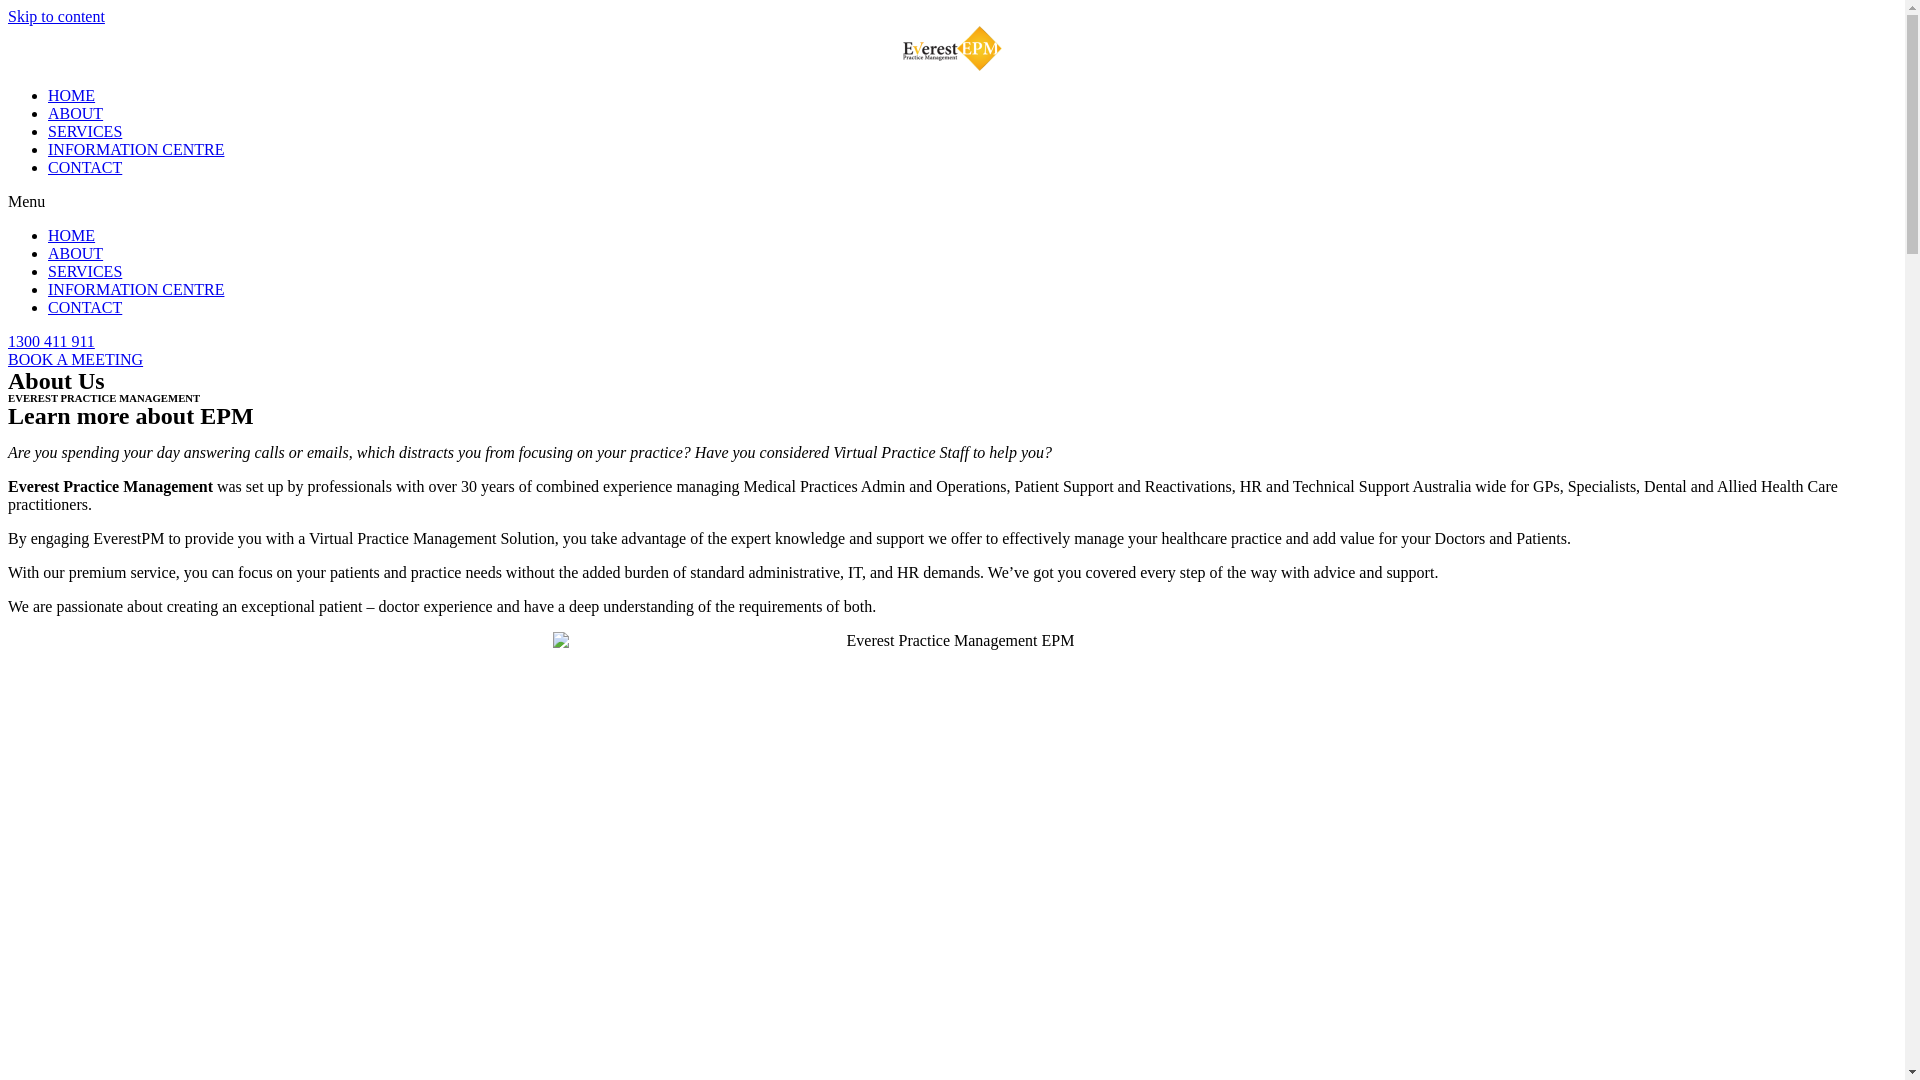  Describe the element at coordinates (48, 148) in the screenshot. I see `'INFORMATION CENTRE'` at that location.